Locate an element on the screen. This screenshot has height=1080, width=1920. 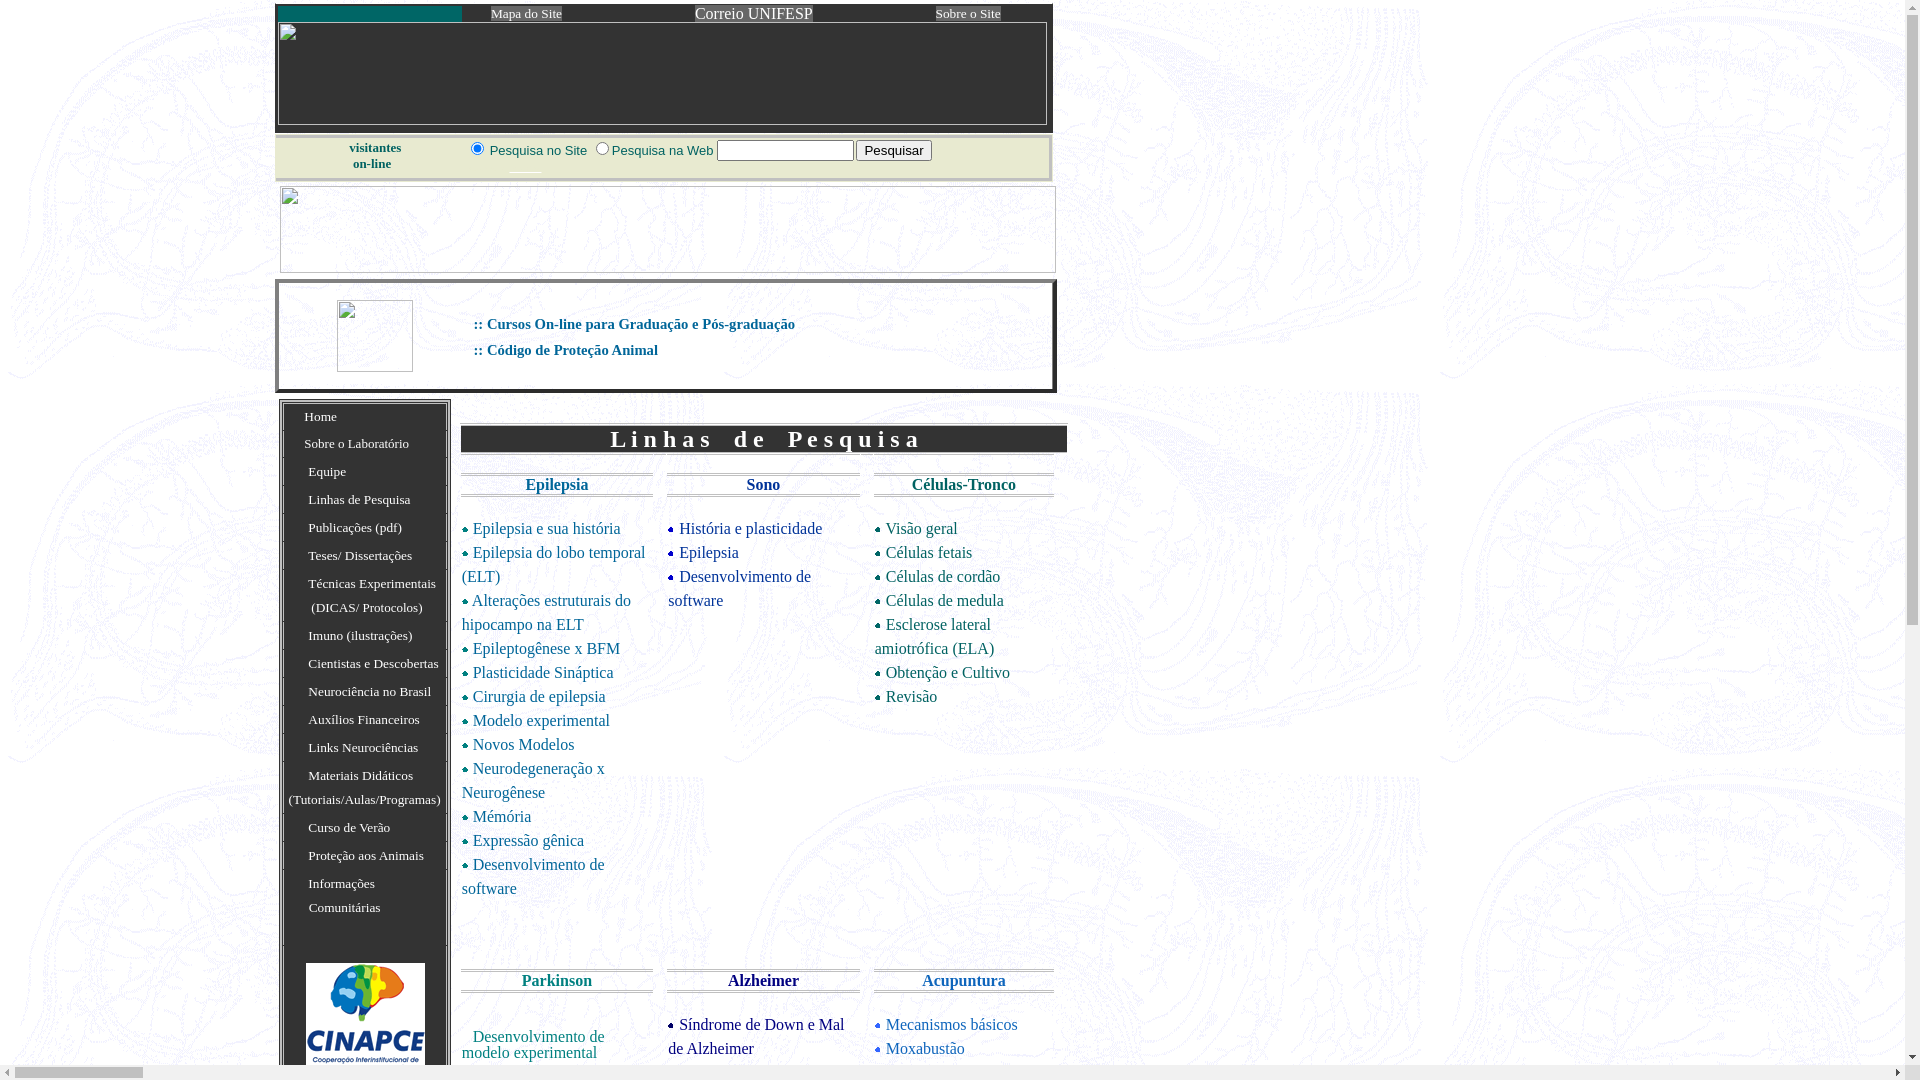
'Sobre o Site' is located at coordinates (935, 13).